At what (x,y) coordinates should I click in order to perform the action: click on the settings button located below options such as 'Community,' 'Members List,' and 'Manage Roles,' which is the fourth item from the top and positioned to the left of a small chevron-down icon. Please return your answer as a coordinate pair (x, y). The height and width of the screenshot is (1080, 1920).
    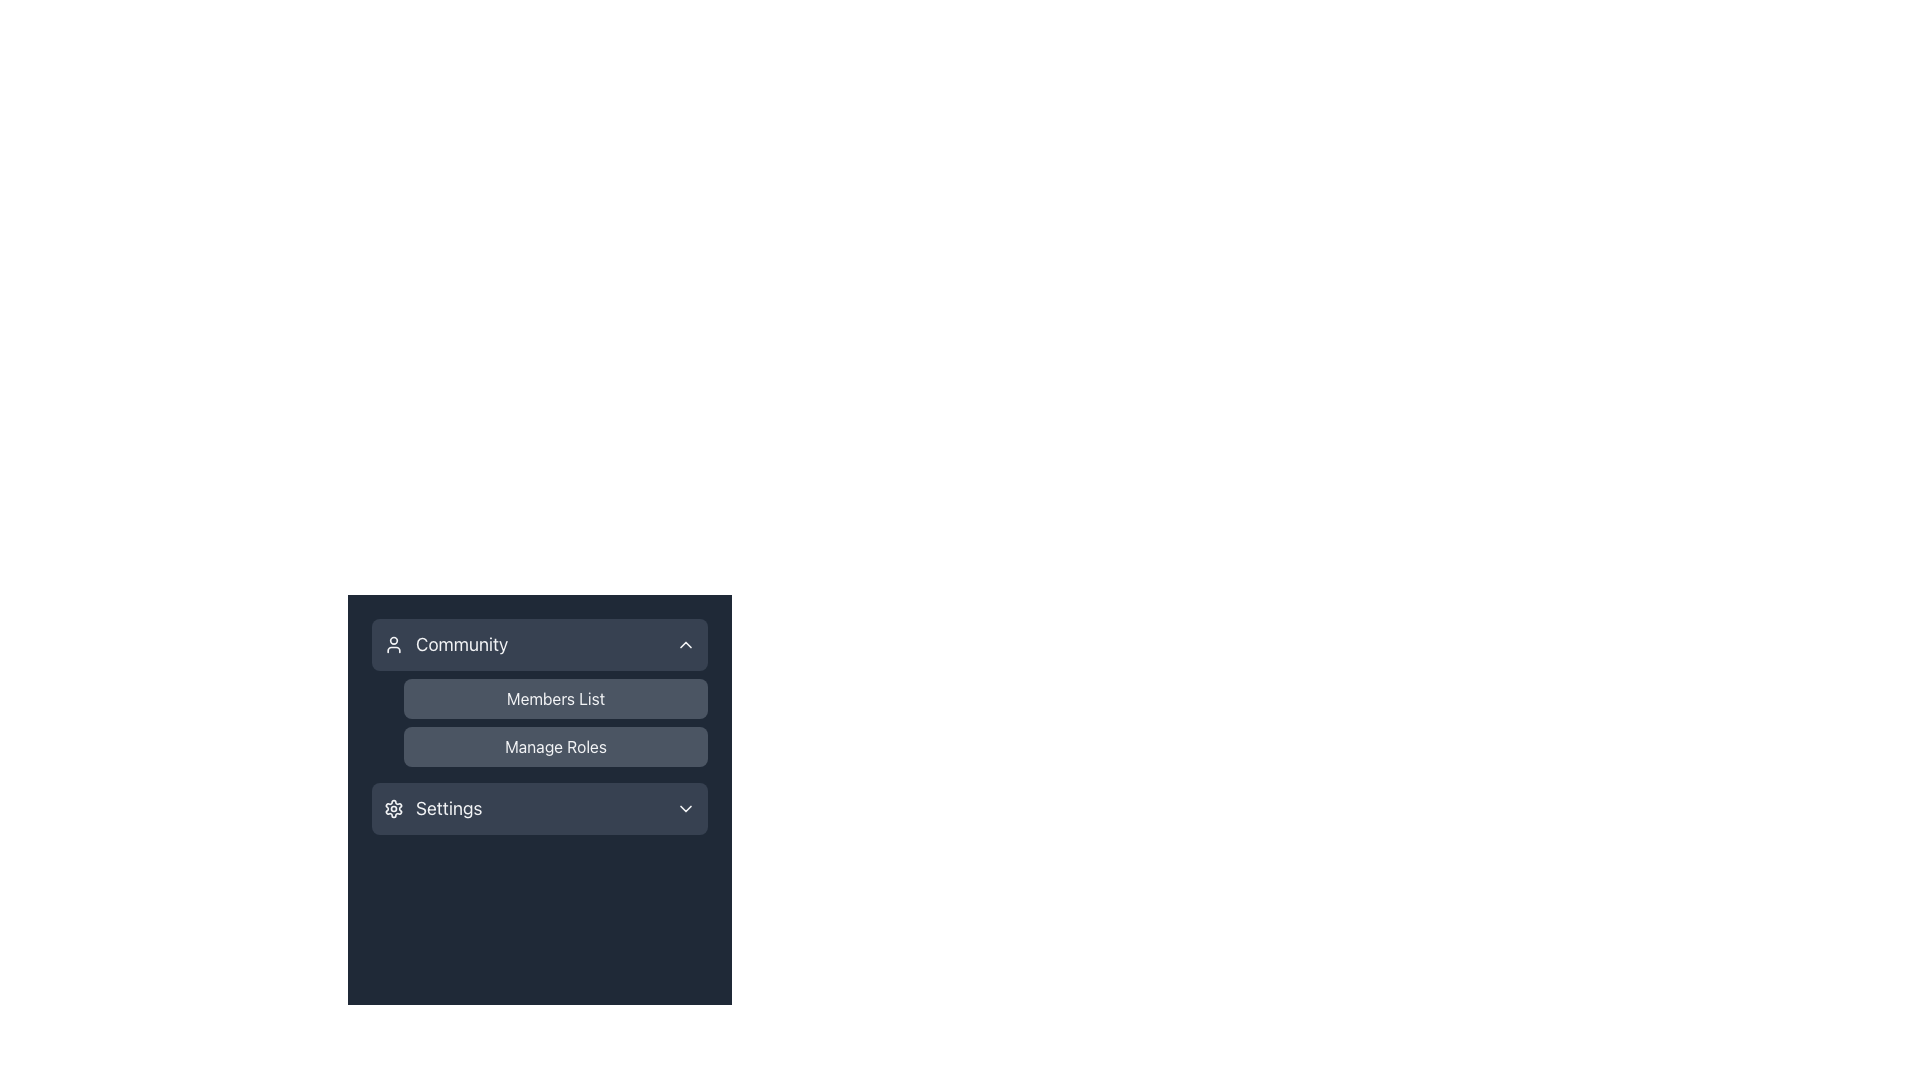
    Looking at the image, I should click on (432, 808).